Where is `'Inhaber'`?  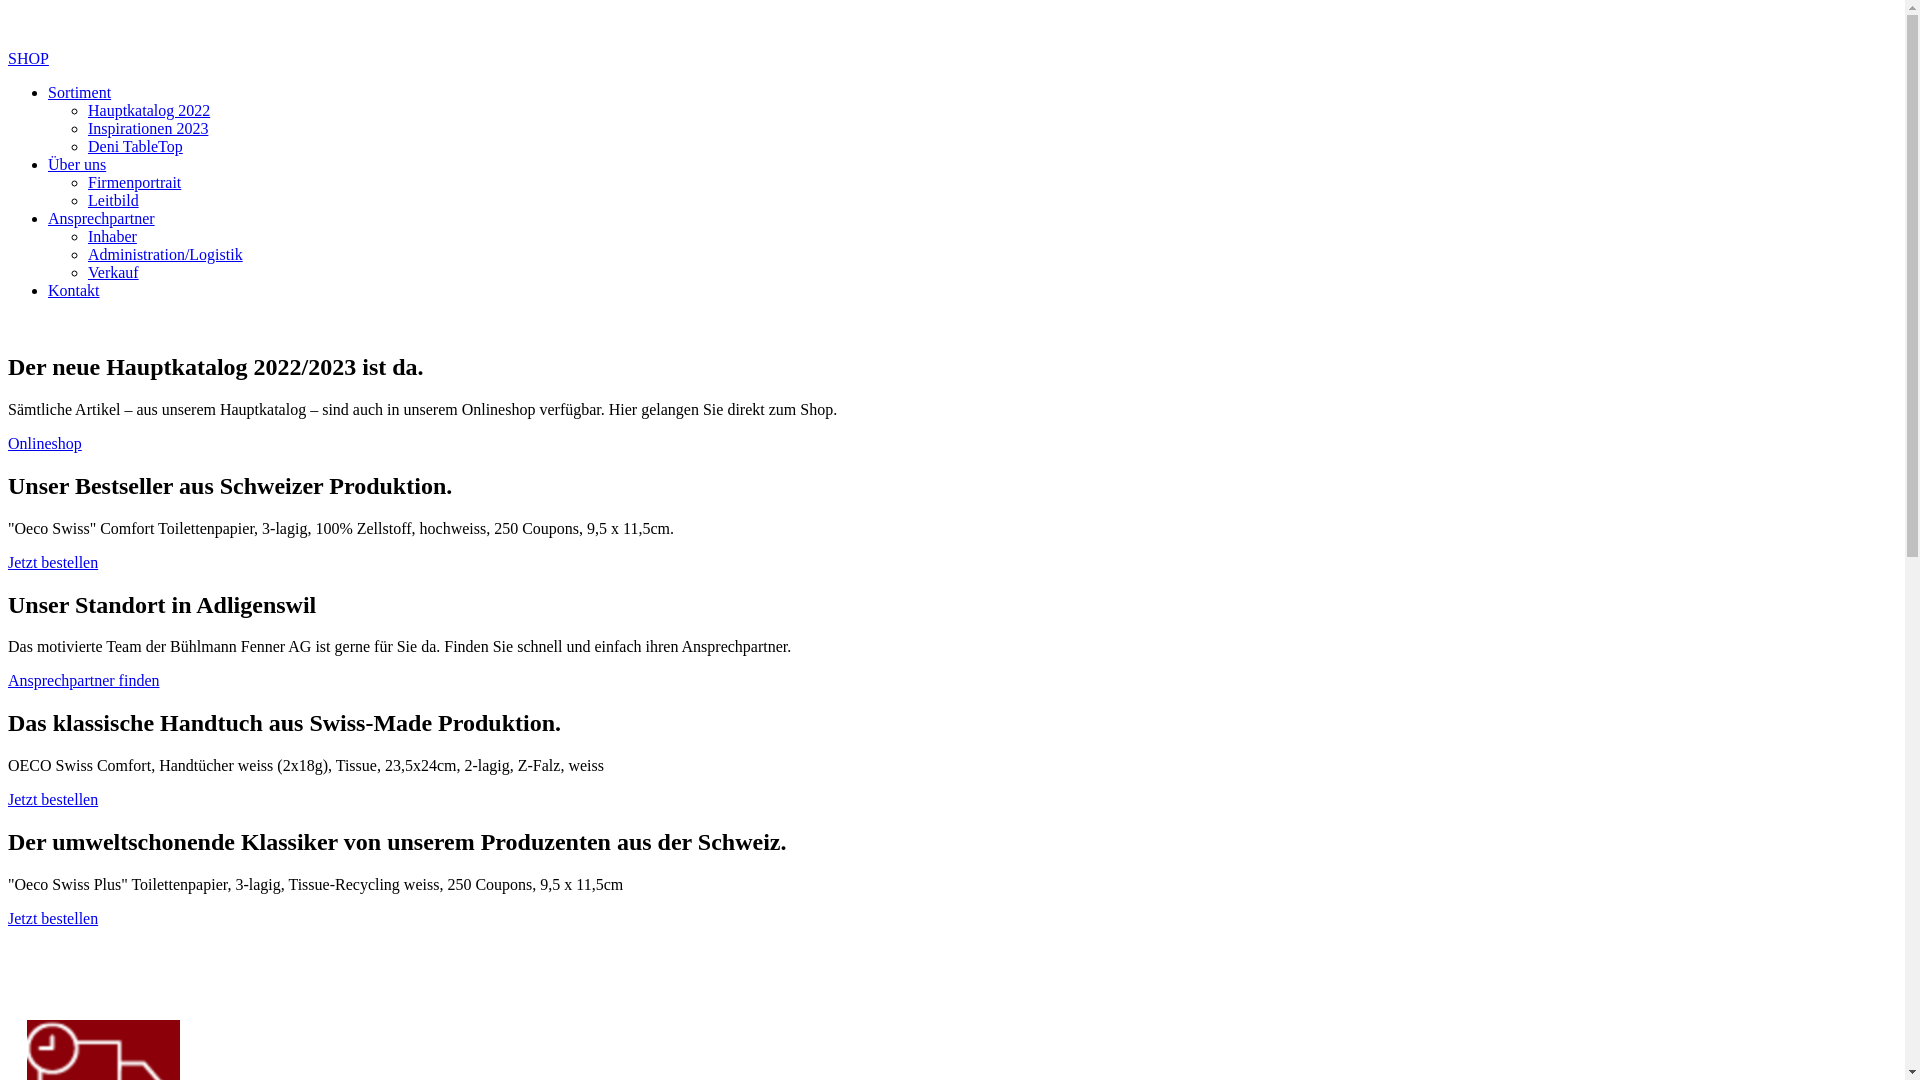 'Inhaber' is located at coordinates (111, 235).